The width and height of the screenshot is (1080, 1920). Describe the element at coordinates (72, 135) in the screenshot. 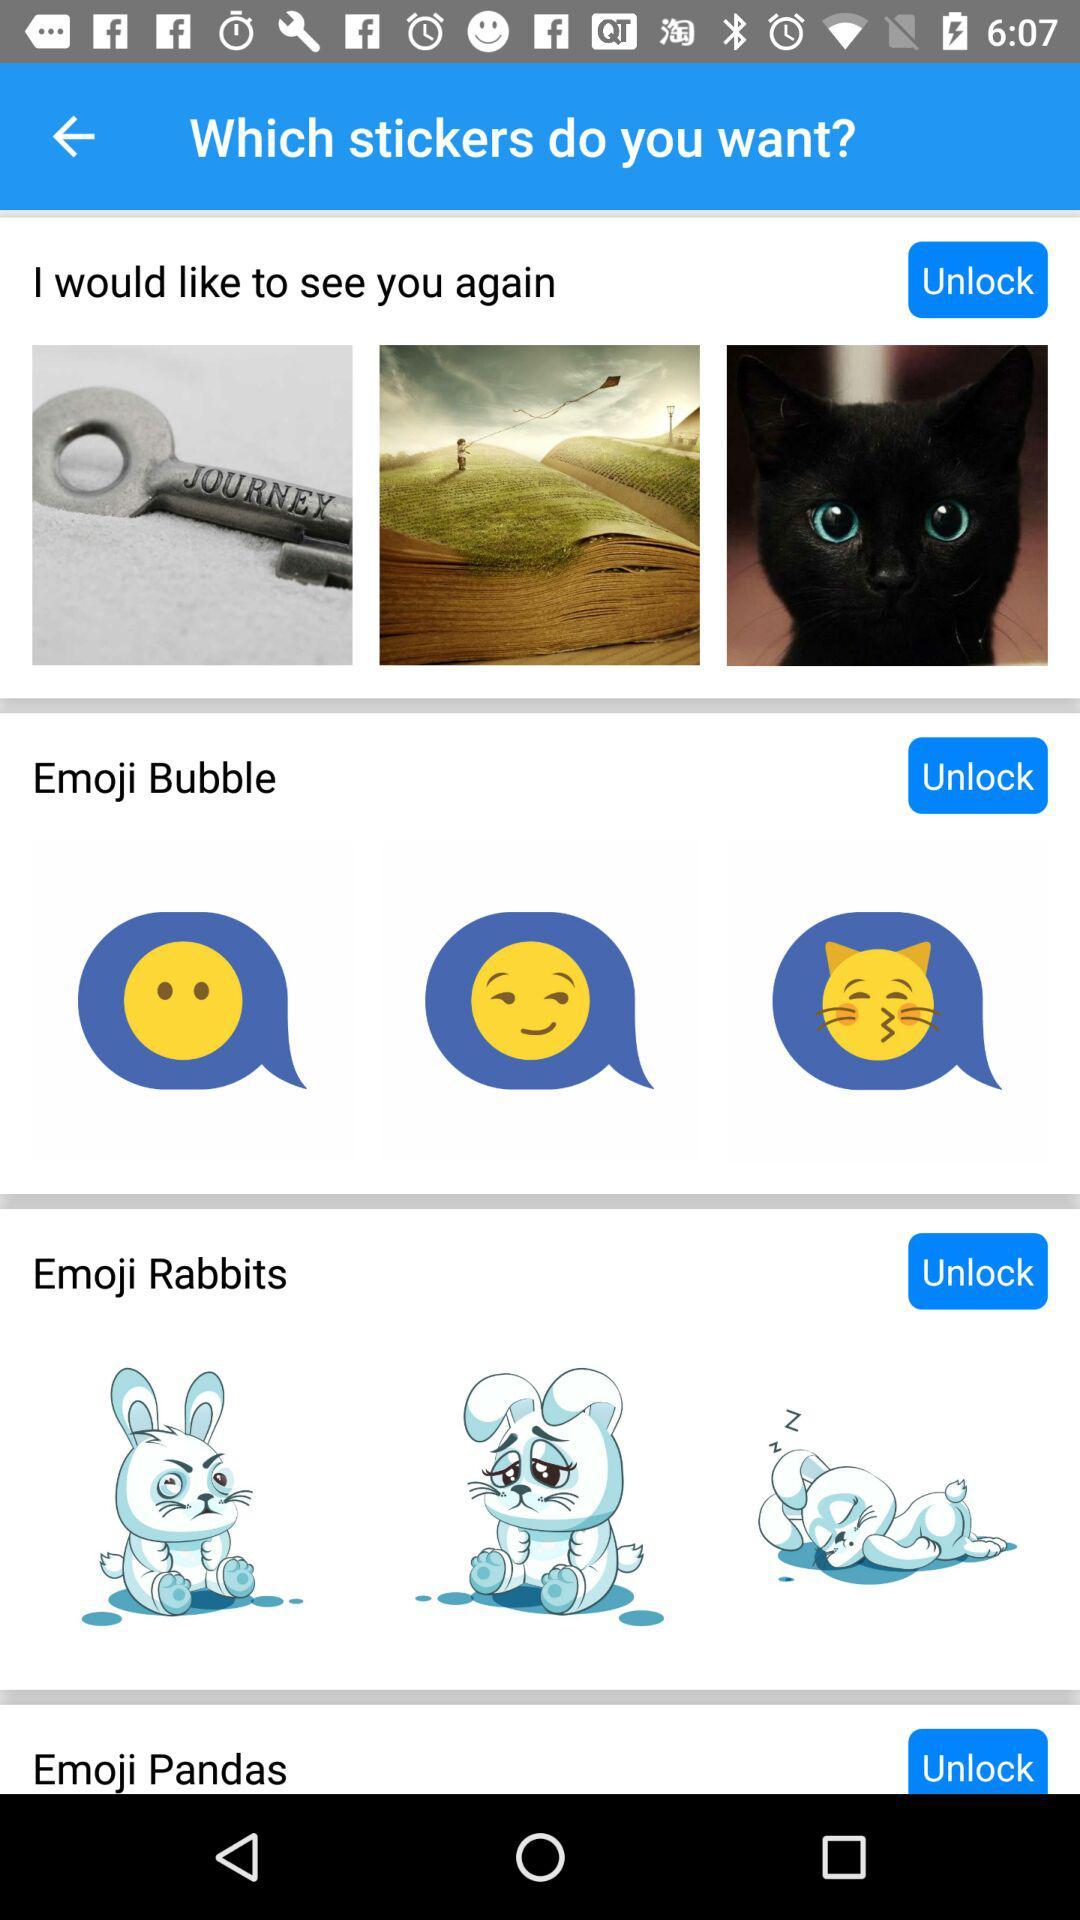

I see `the item next to the which stickers do item` at that location.